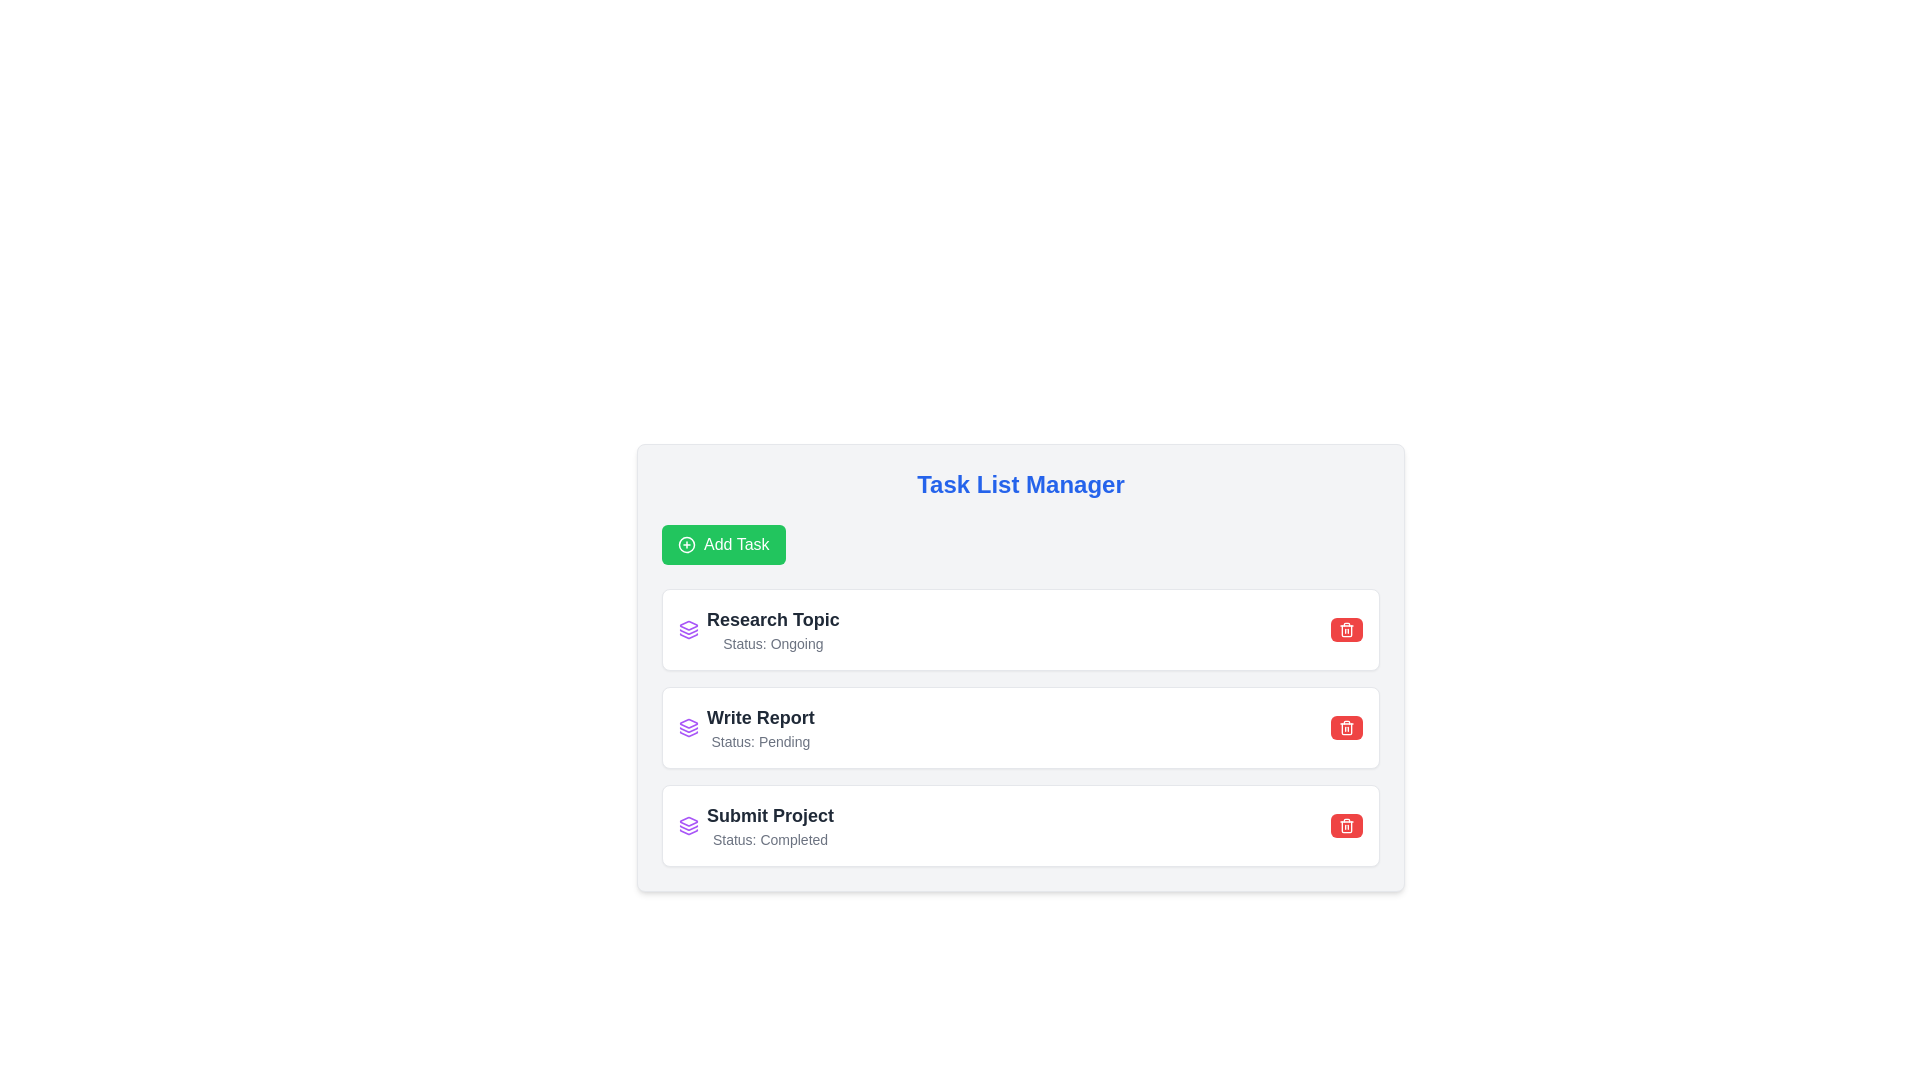 Image resolution: width=1920 pixels, height=1080 pixels. What do you see at coordinates (772, 628) in the screenshot?
I see `content displayed in the Text Display element located in the first row of the task list under the 'Task List Manager' header, positioned to the right of the stacked layers icon` at bounding box center [772, 628].